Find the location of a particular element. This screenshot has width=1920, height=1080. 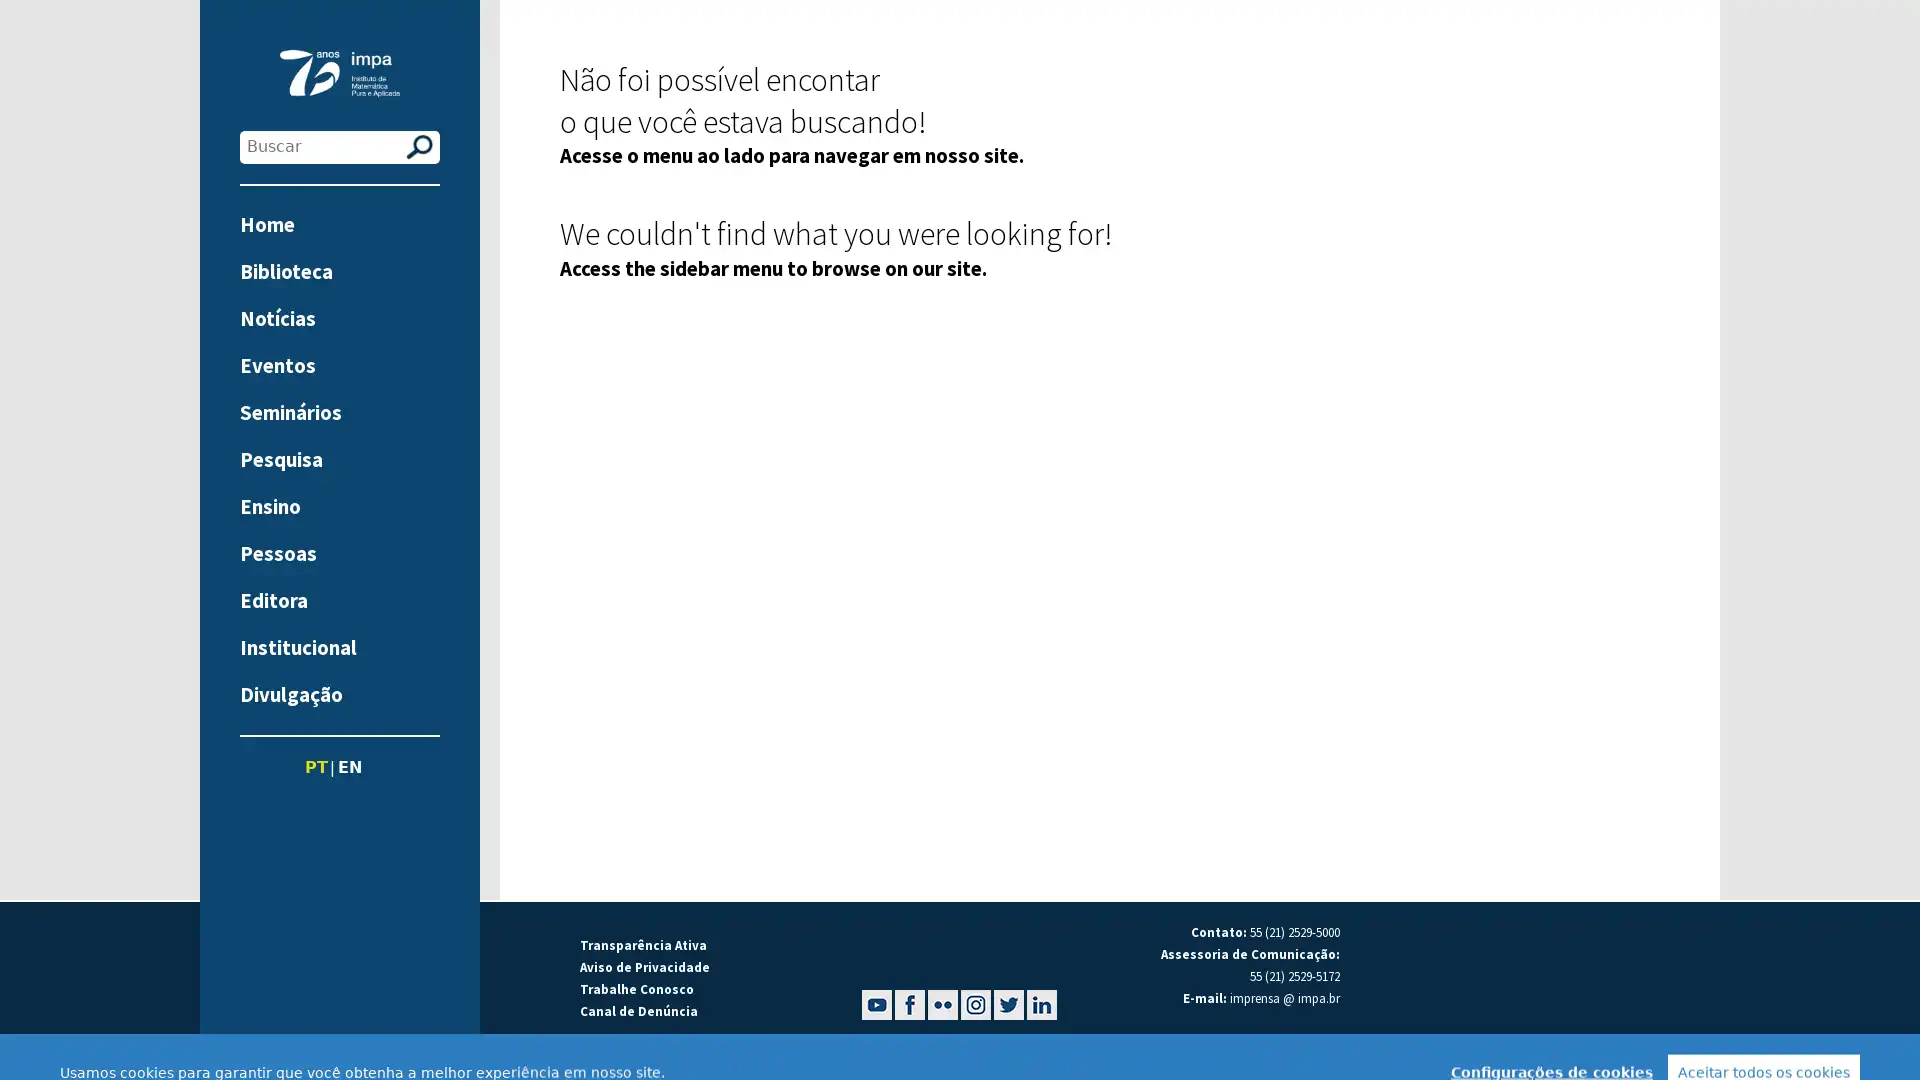

PT is located at coordinates (315, 766).